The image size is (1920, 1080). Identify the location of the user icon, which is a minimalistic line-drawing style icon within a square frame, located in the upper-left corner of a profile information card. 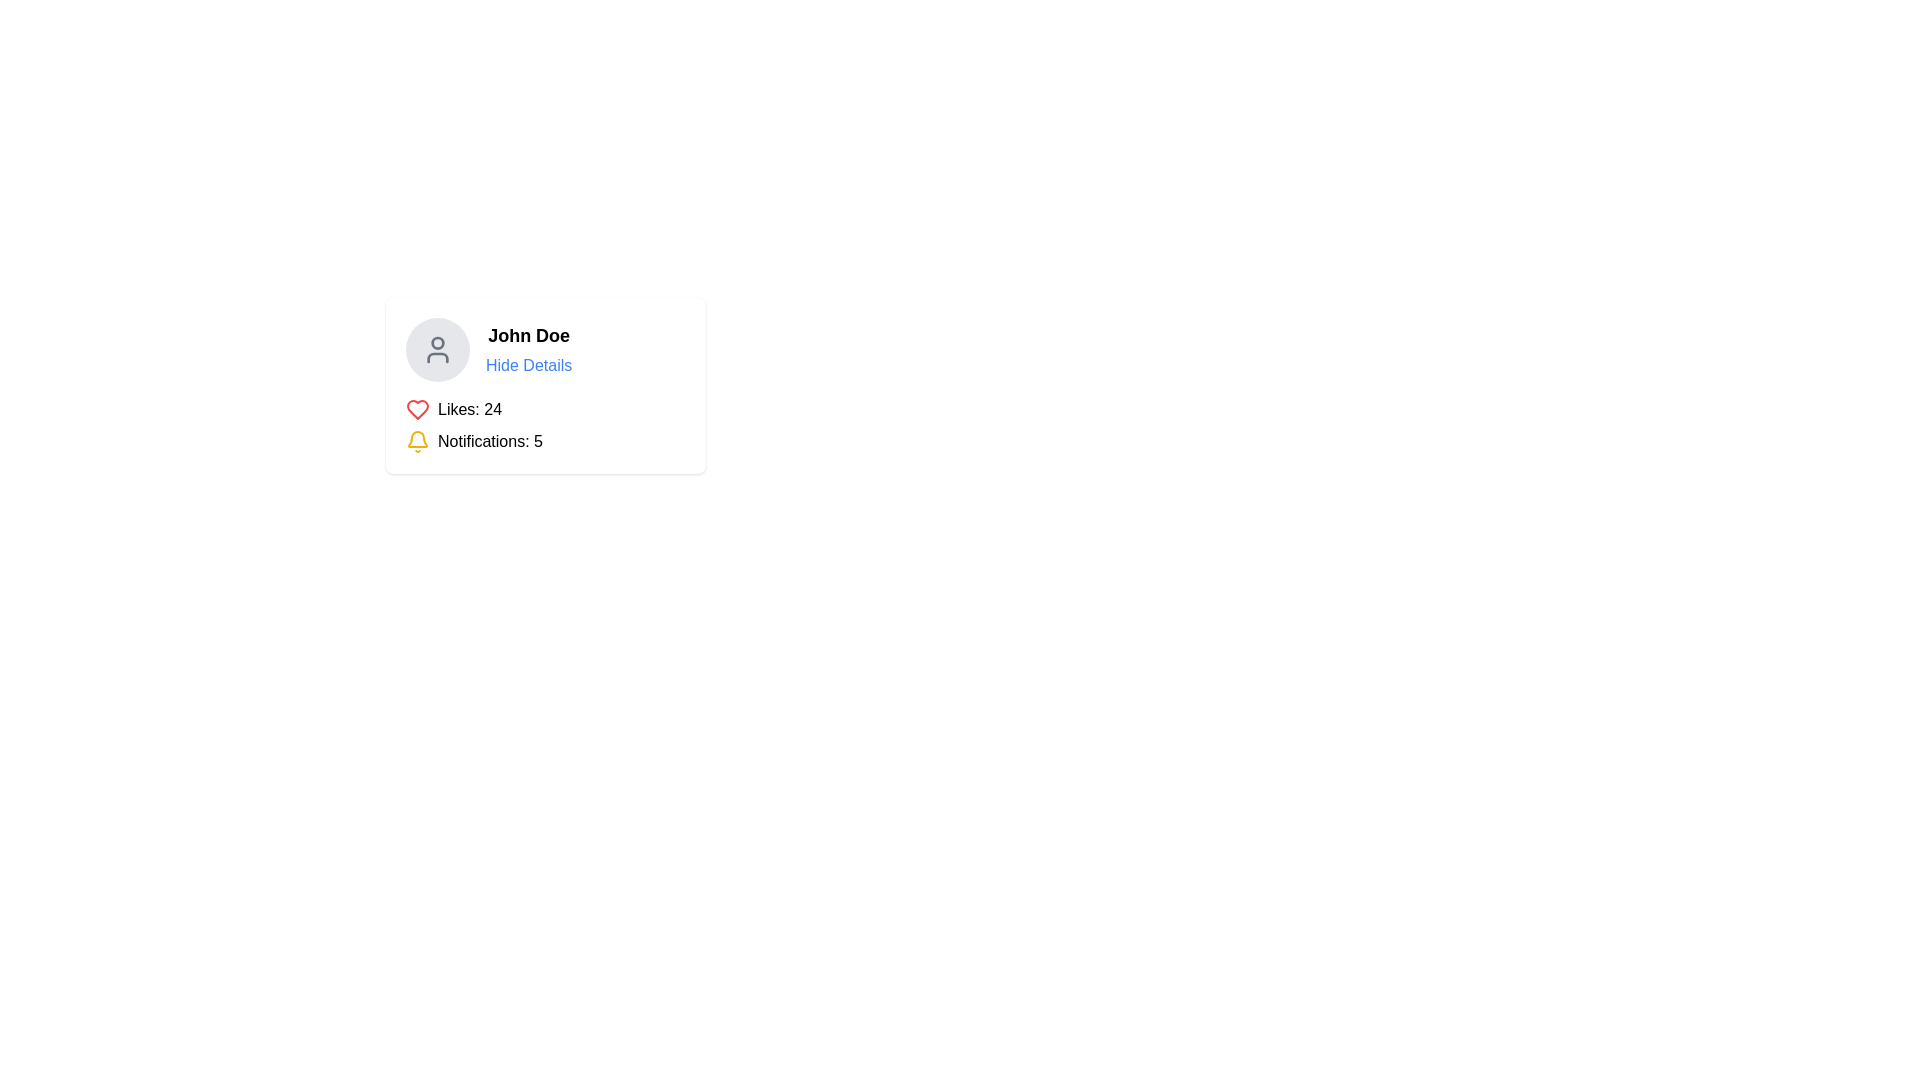
(436, 349).